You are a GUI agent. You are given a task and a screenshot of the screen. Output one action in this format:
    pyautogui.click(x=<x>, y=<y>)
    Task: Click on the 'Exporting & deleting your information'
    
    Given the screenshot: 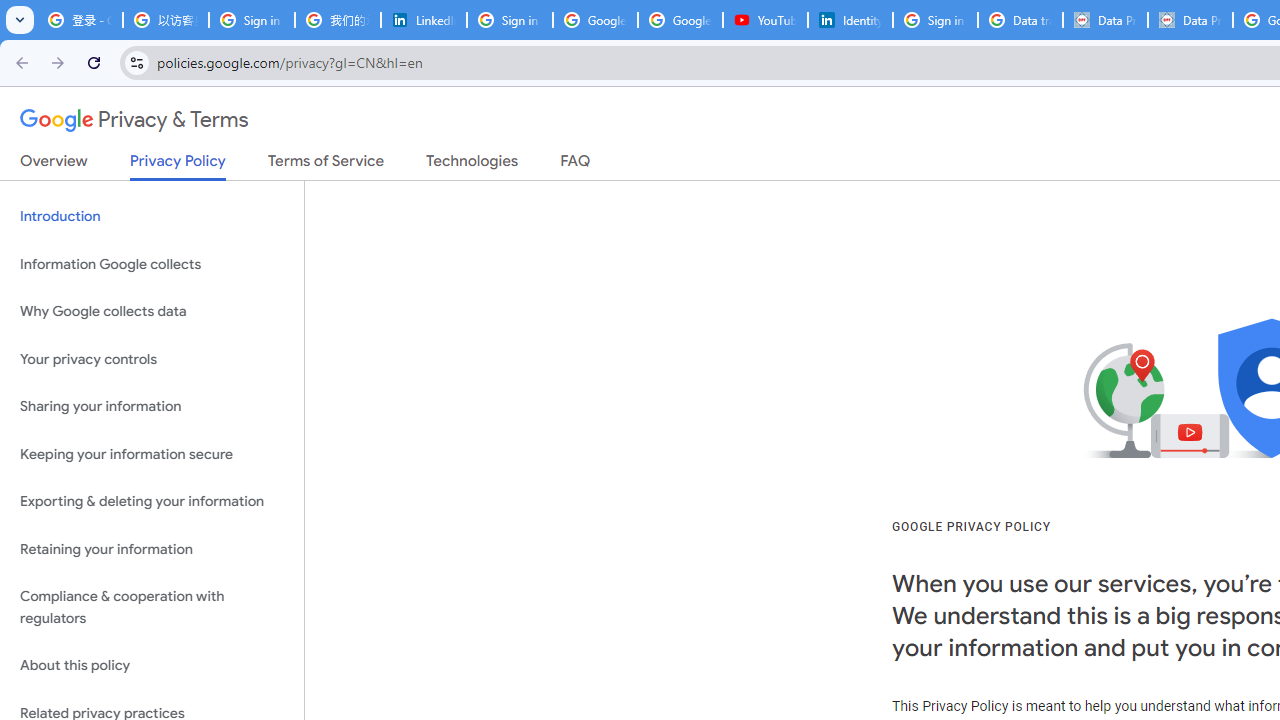 What is the action you would take?
    pyautogui.click(x=151, y=501)
    